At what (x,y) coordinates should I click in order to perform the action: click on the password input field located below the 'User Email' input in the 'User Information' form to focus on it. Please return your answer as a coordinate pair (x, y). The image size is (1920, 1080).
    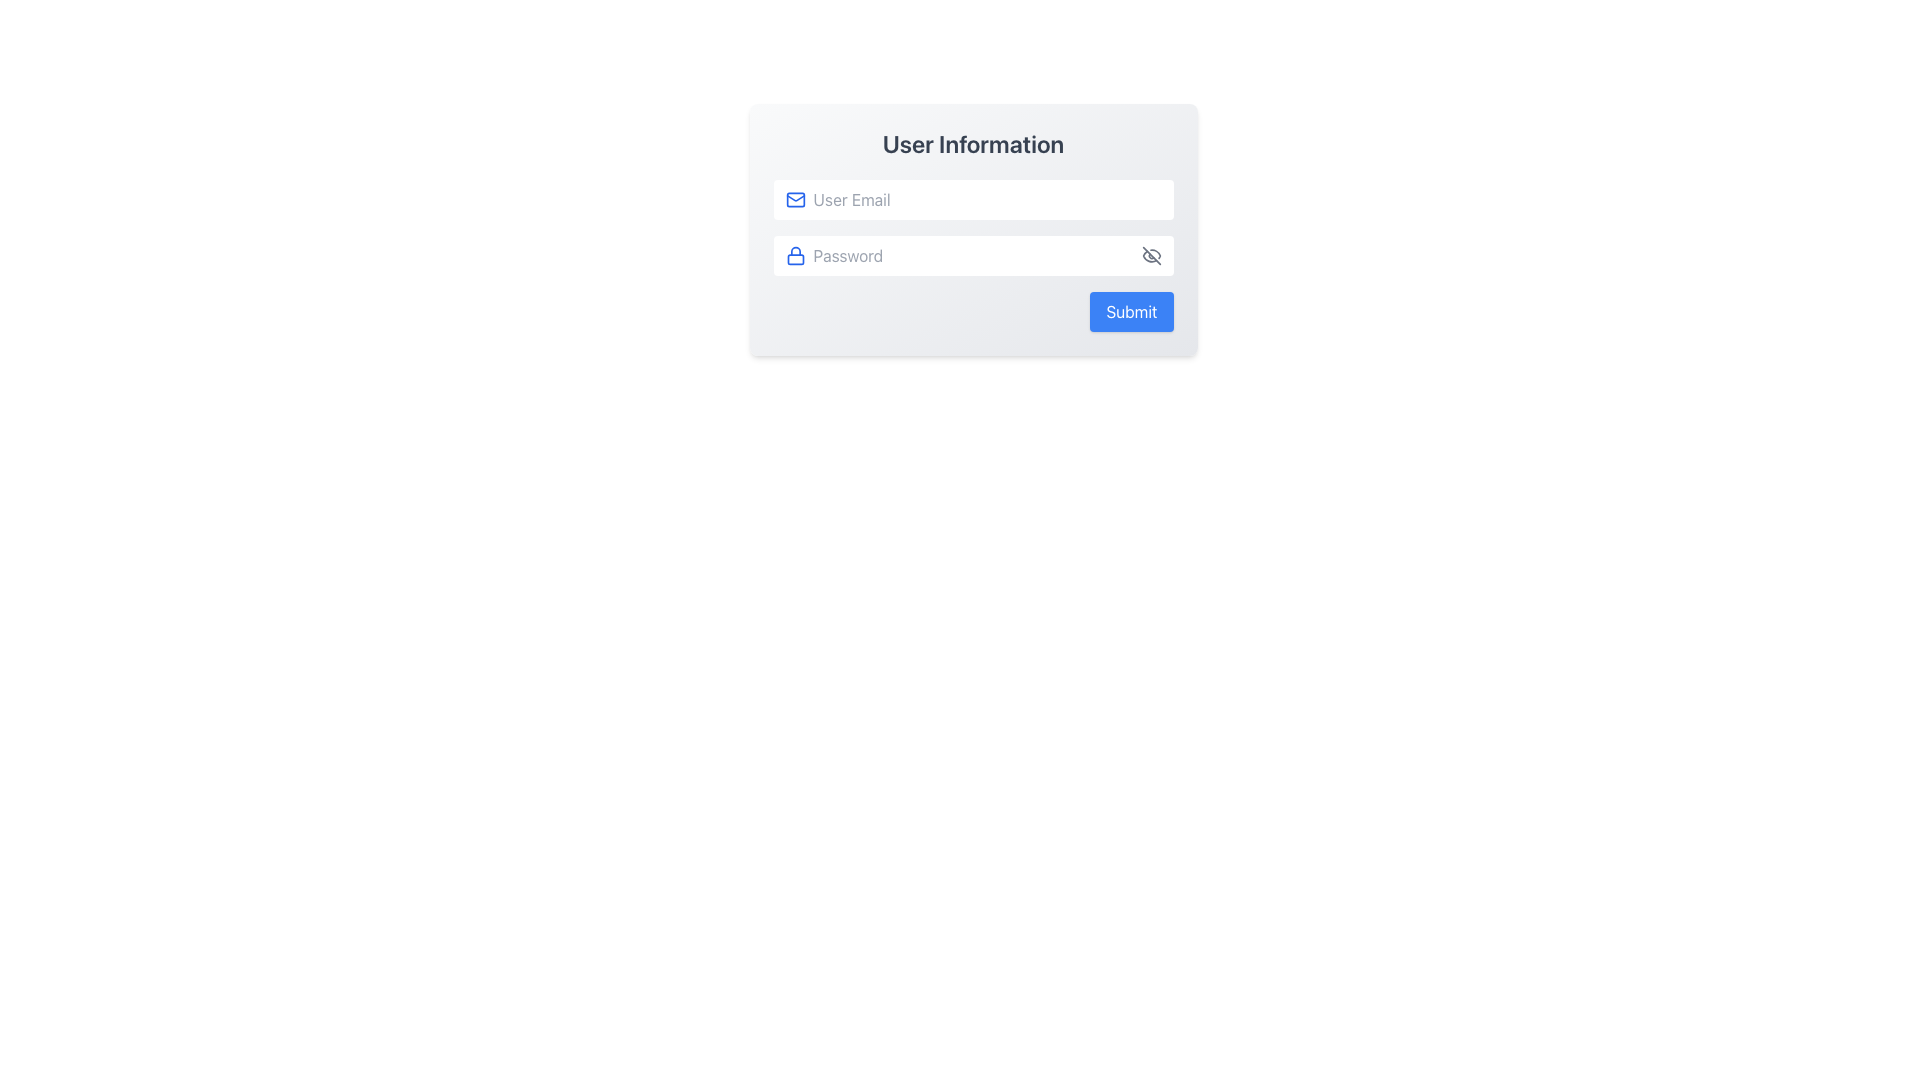
    Looking at the image, I should click on (973, 254).